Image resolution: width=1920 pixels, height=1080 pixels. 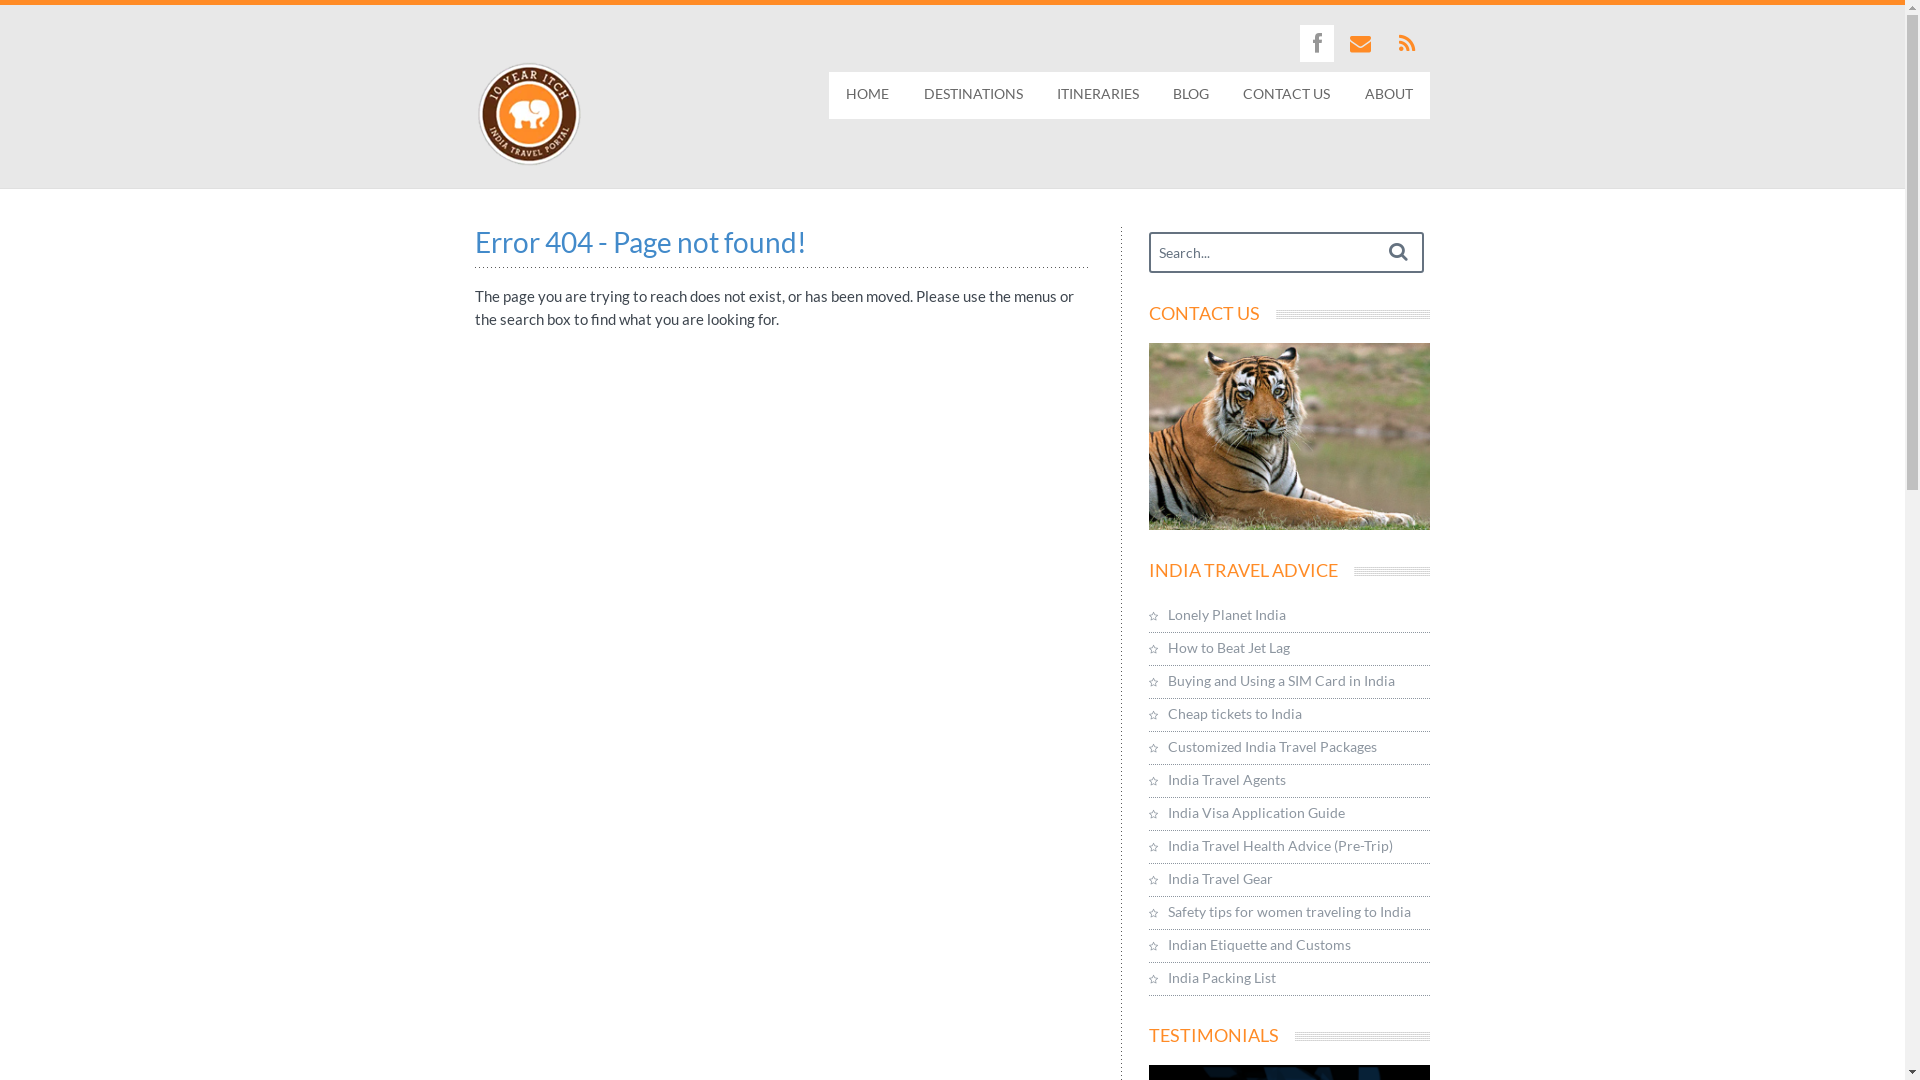 I want to click on 'Search', so click(x=1396, y=250).